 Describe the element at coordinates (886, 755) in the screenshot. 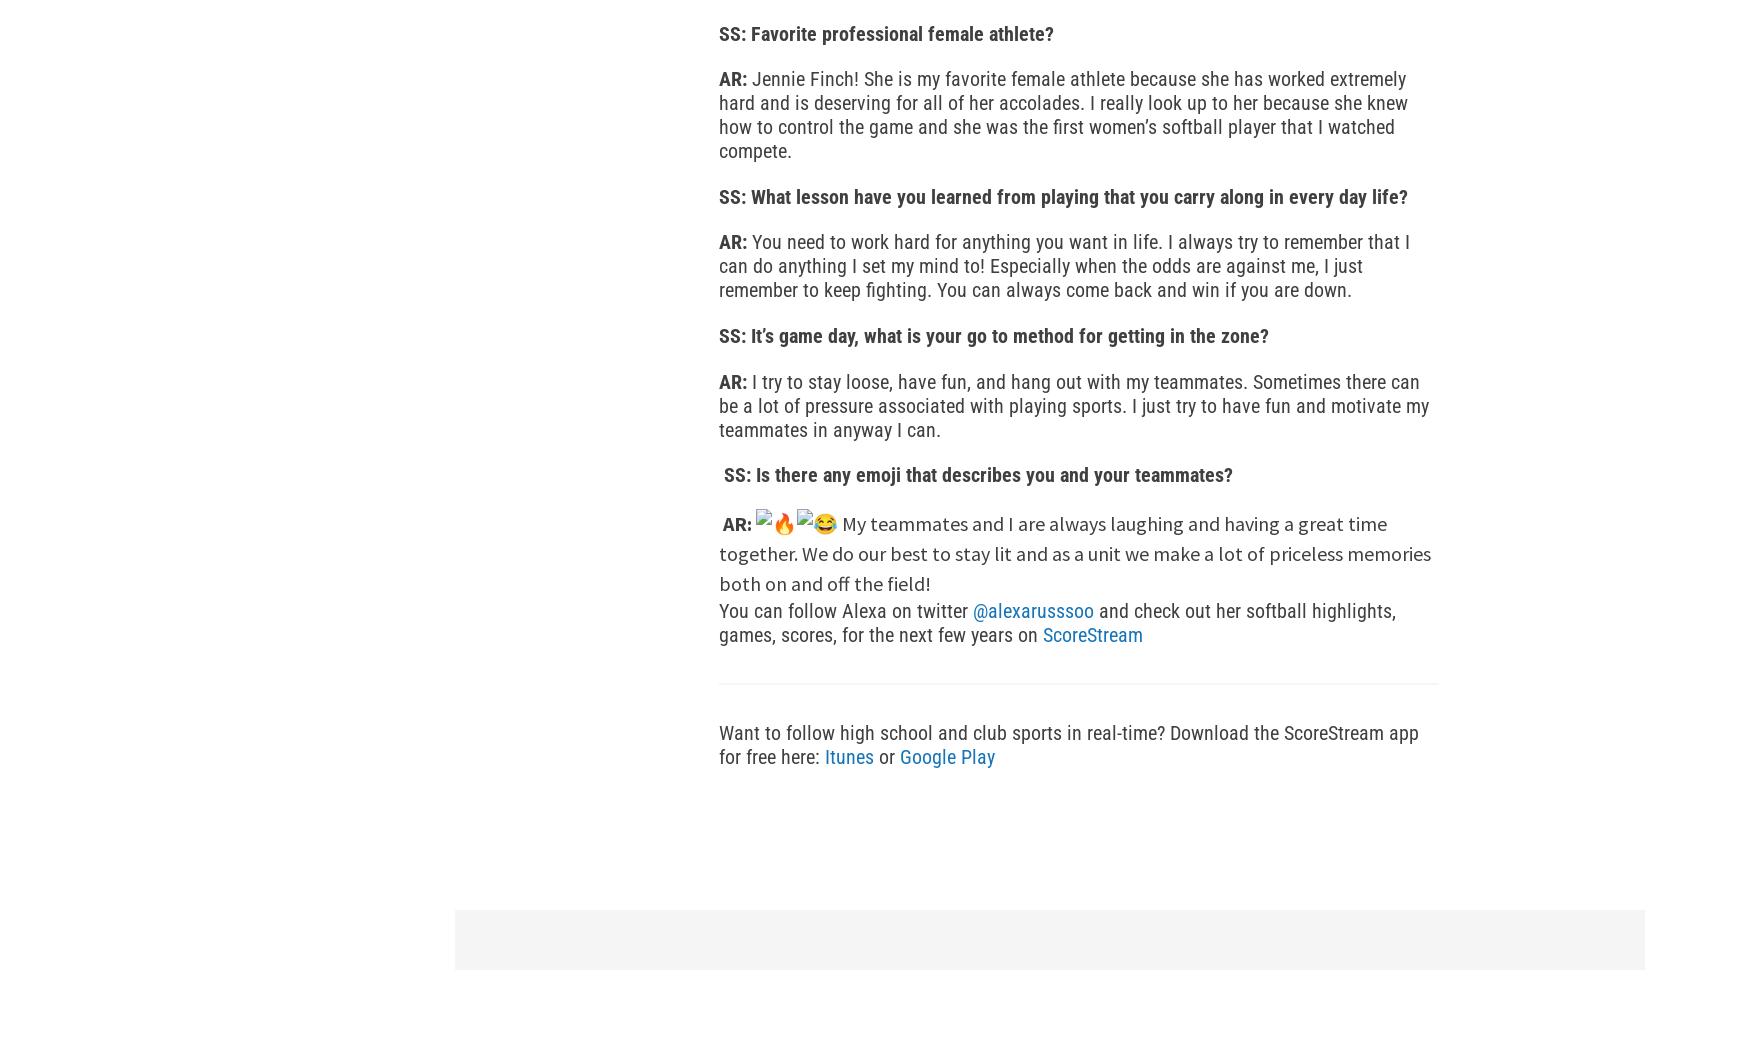

I see `'or'` at that location.